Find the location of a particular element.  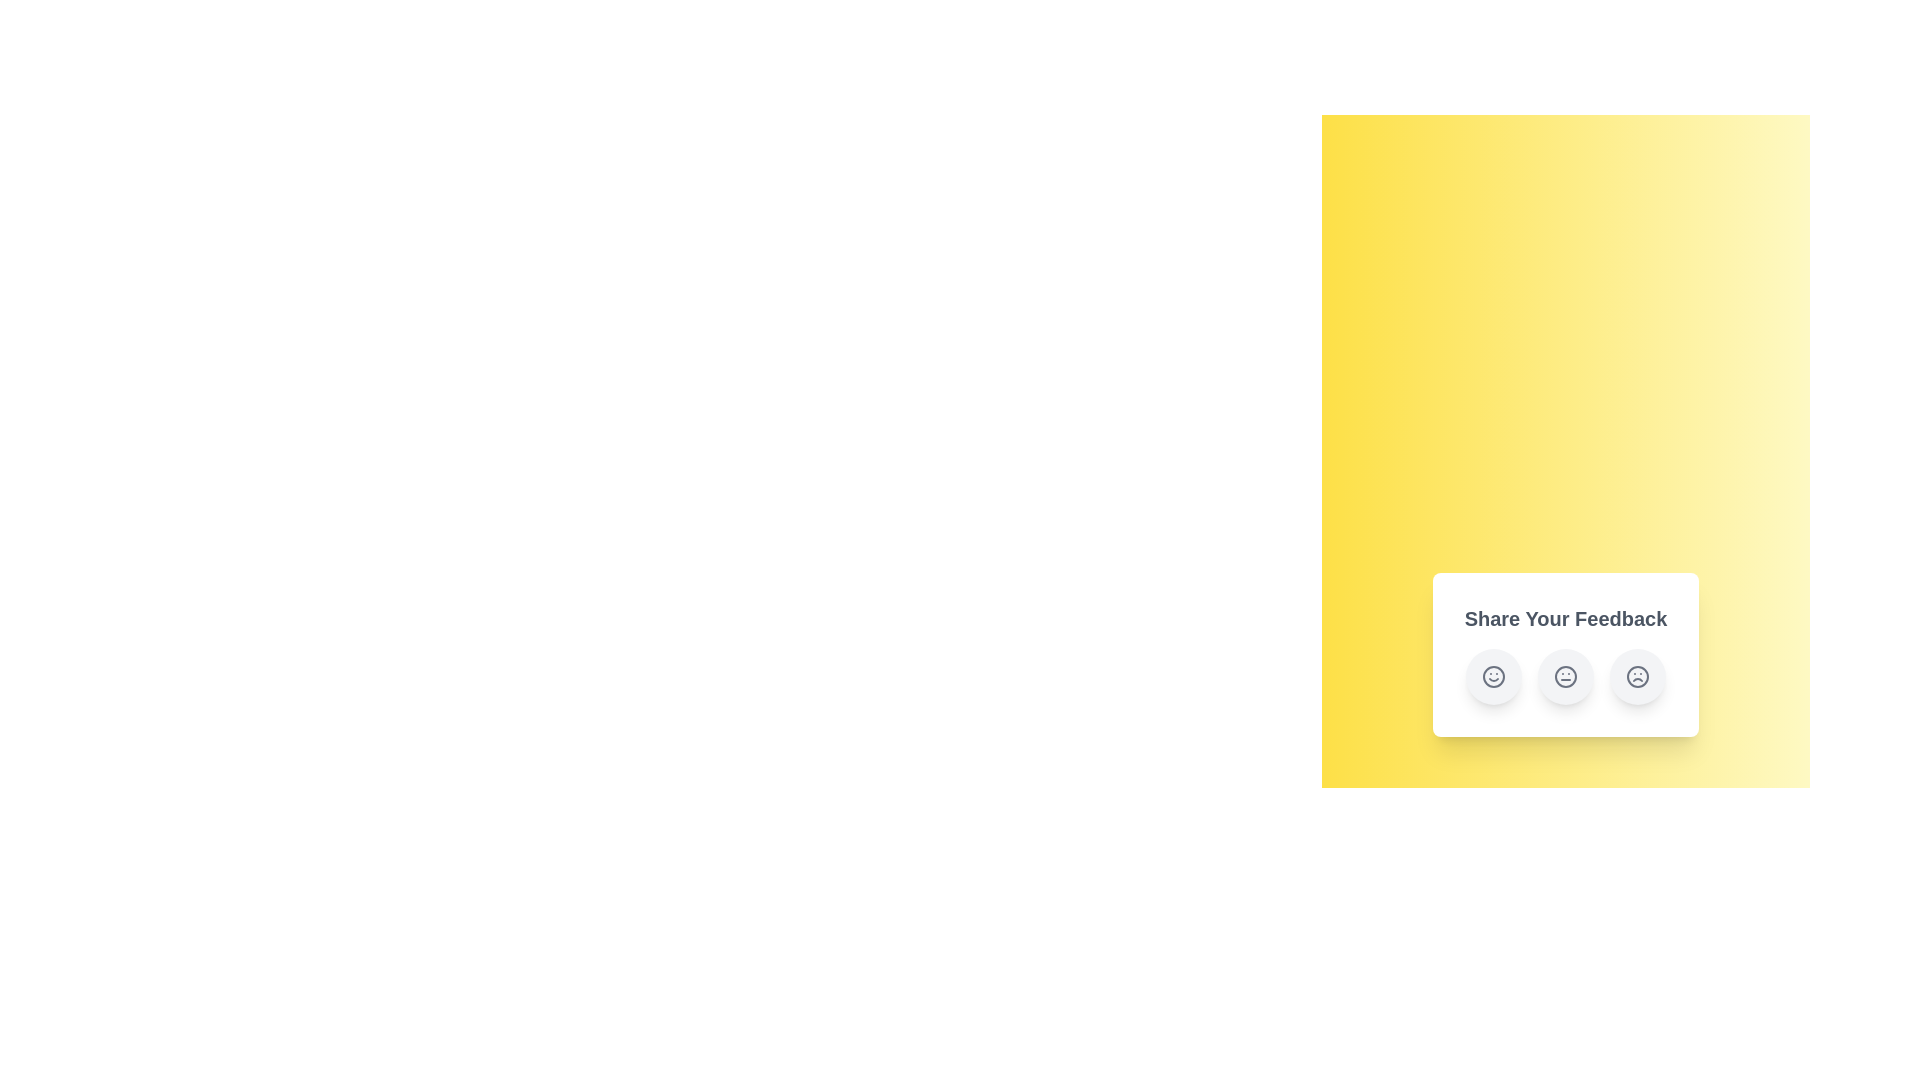

the 'Happy' feedback button is located at coordinates (1493, 676).